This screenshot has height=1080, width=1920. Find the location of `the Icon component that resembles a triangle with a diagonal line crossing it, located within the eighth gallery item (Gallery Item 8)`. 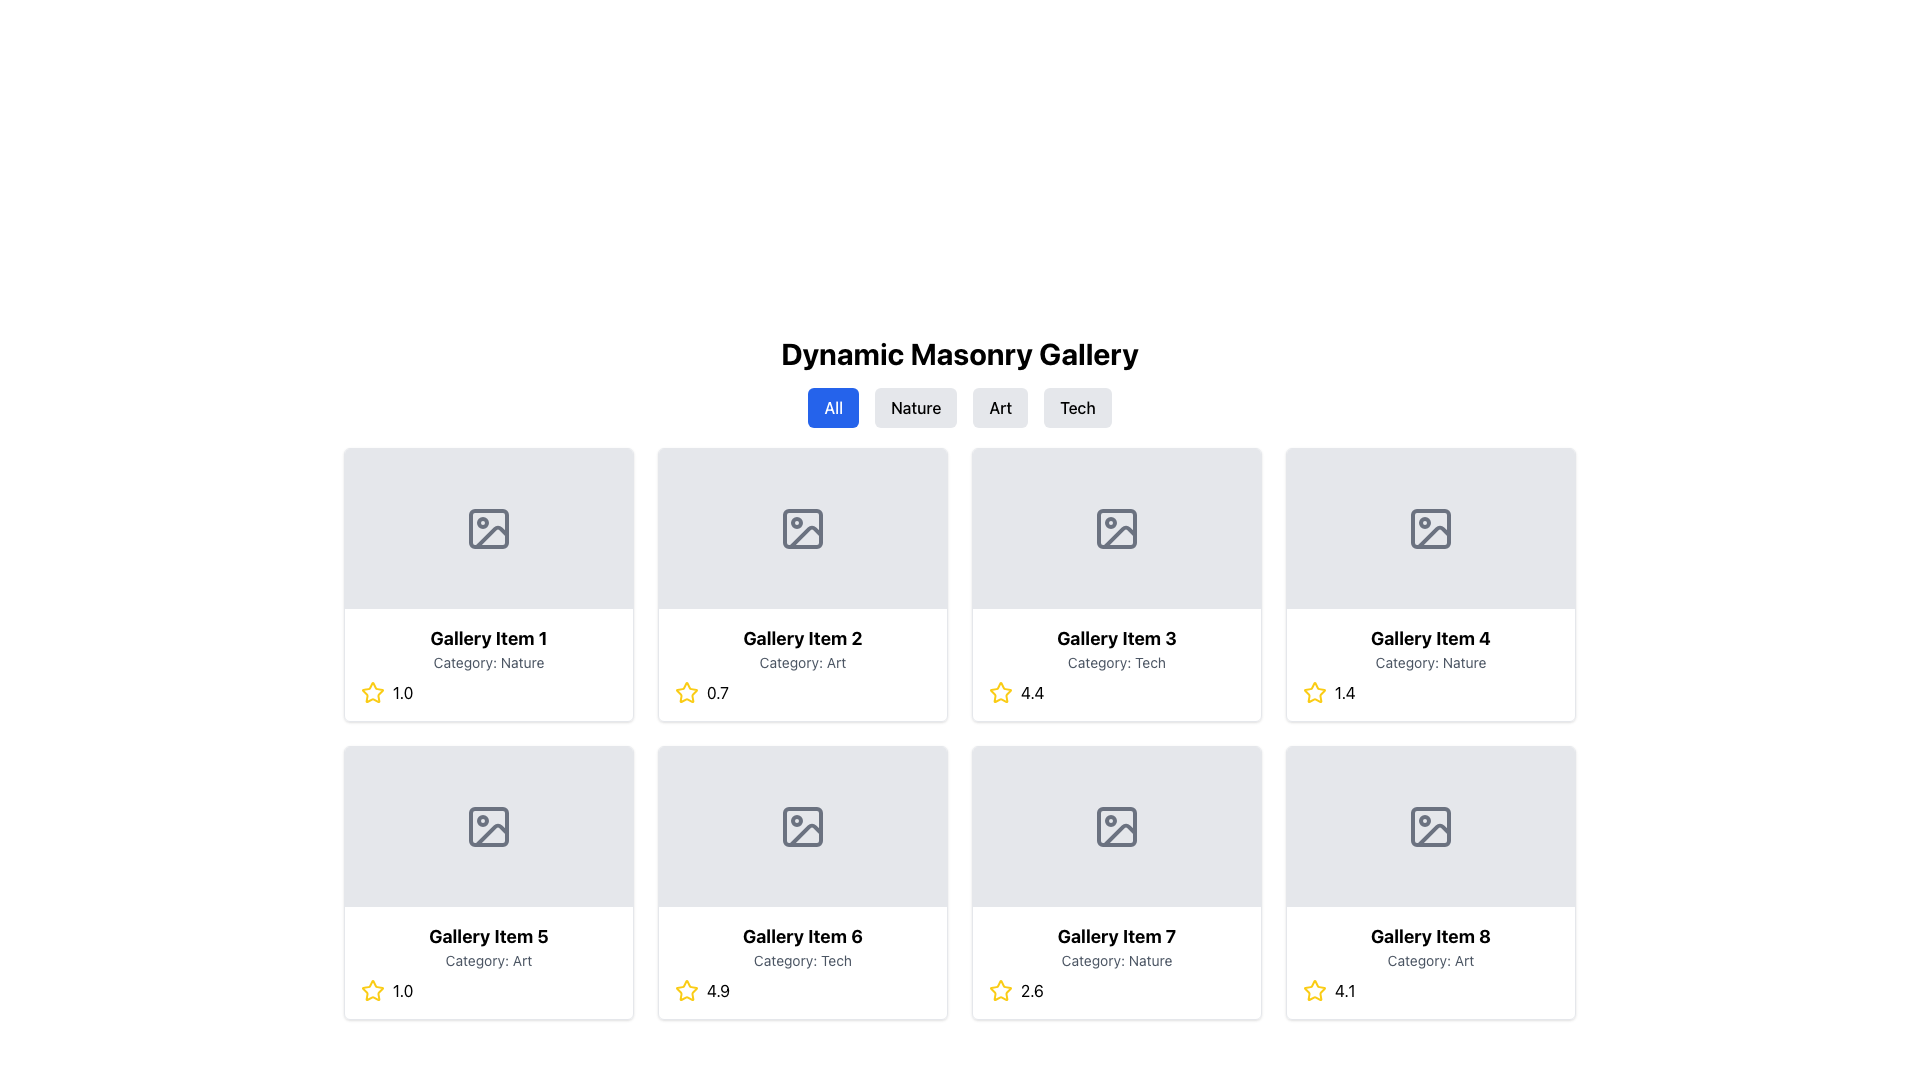

the Icon component that resembles a triangle with a diagonal line crossing it, located within the eighth gallery item (Gallery Item 8) is located at coordinates (1433, 834).